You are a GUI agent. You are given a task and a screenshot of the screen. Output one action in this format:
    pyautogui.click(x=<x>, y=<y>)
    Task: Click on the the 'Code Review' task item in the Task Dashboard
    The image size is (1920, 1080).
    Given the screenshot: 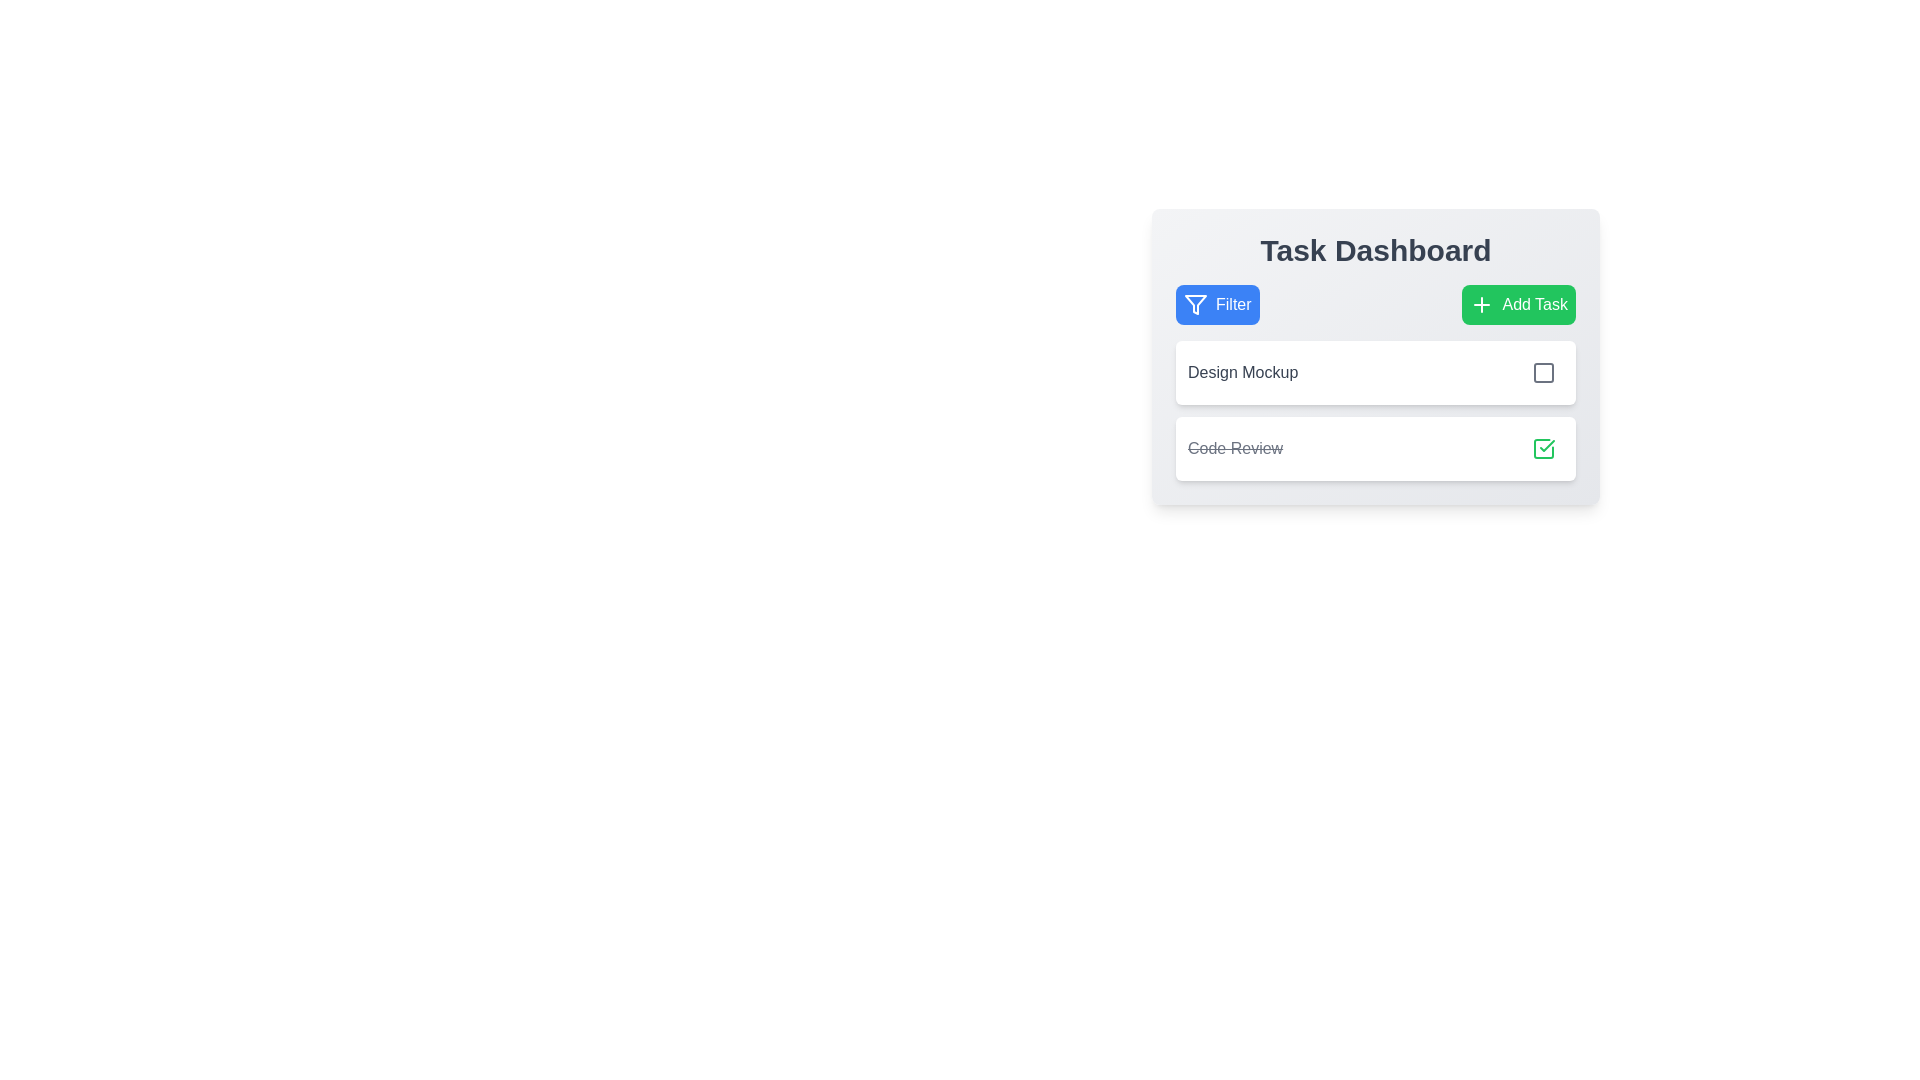 What is the action you would take?
    pyautogui.click(x=1375, y=447)
    